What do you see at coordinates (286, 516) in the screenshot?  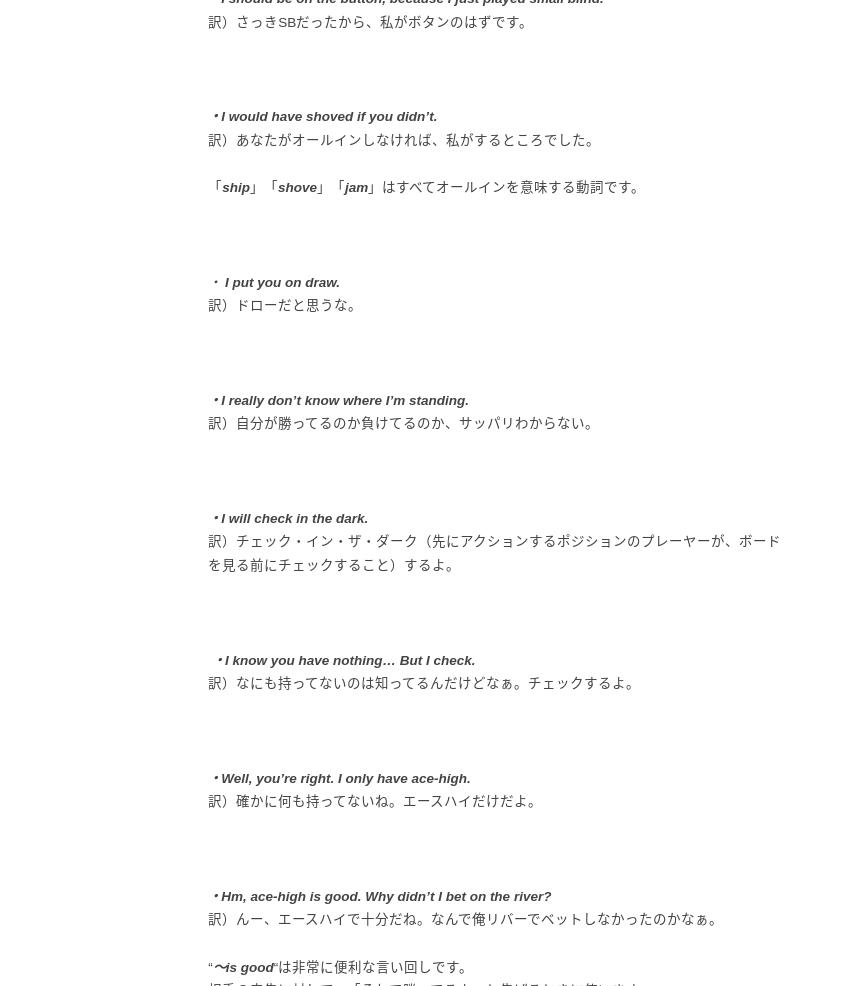 I see `'・I will check in the dark.'` at bounding box center [286, 516].